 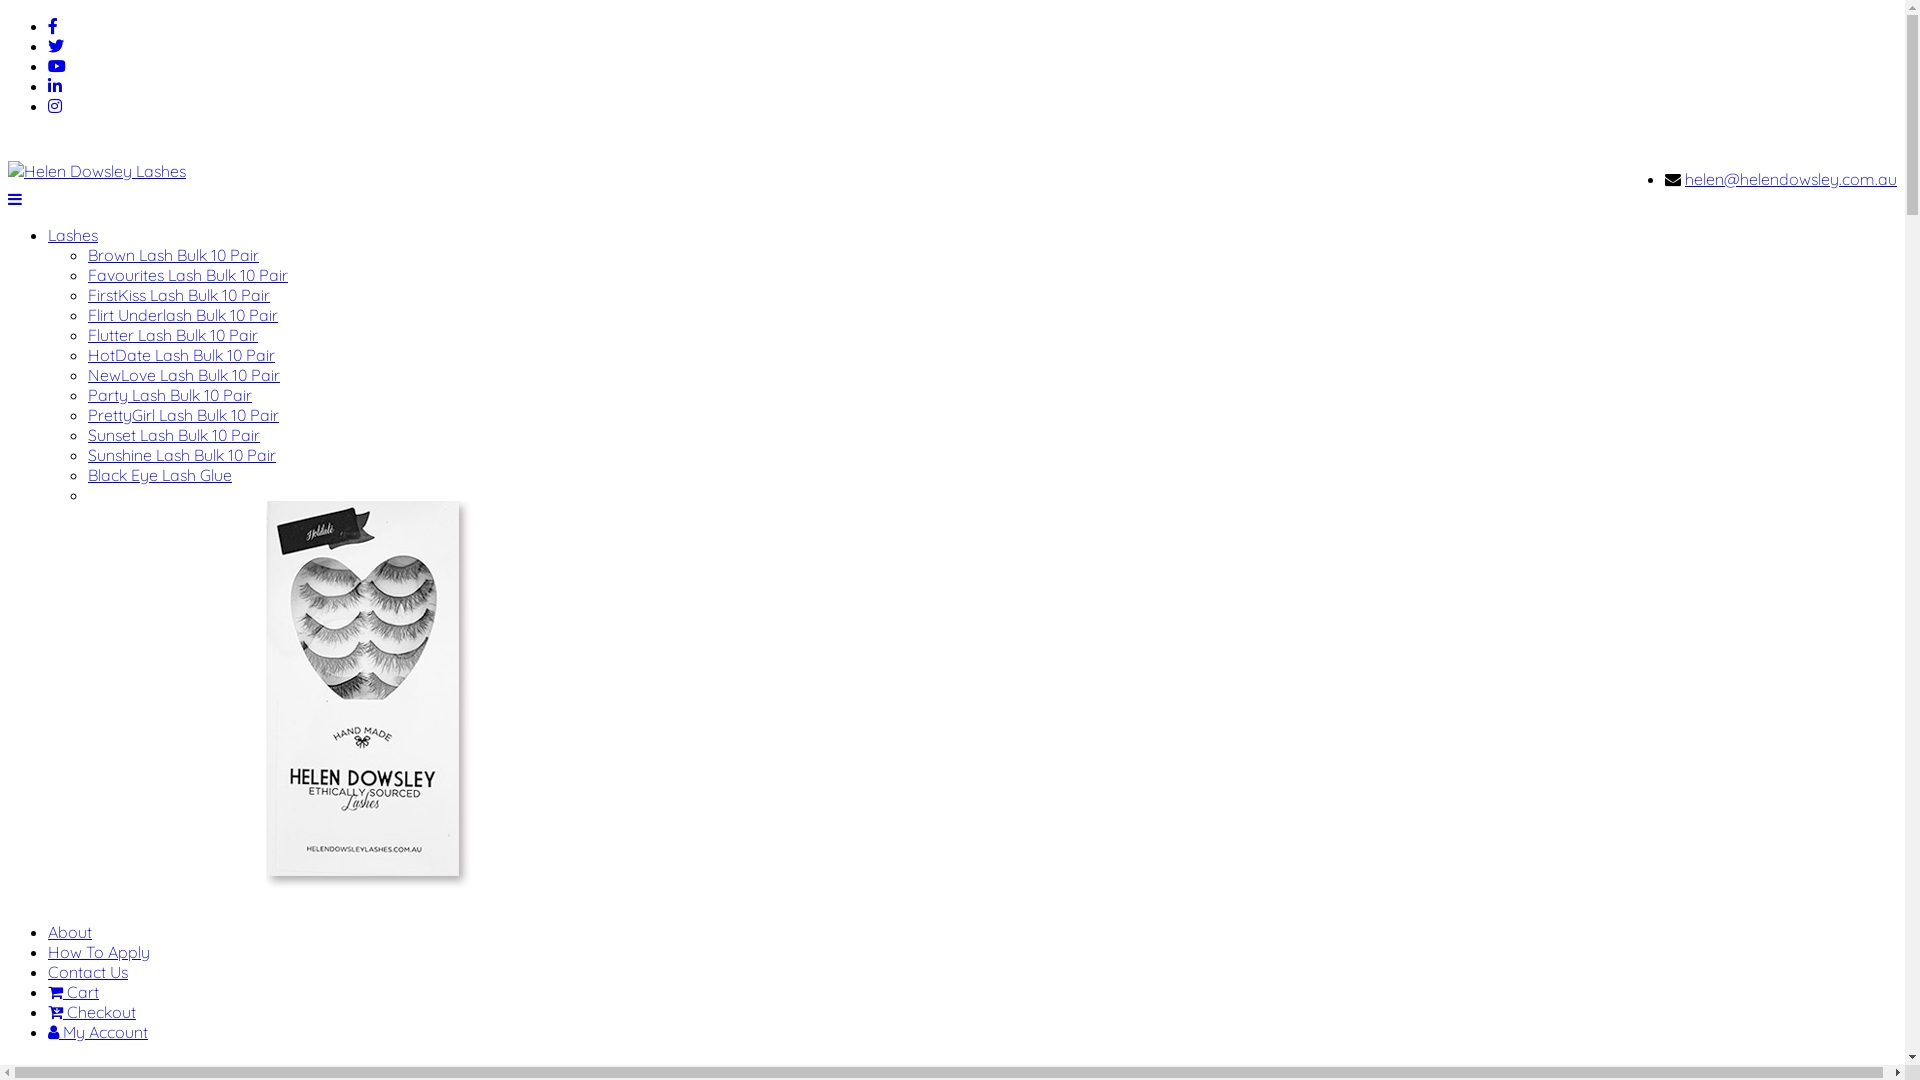 I want to click on 'PrettyGirl Lash Bulk 10 Pair', so click(x=86, y=414).